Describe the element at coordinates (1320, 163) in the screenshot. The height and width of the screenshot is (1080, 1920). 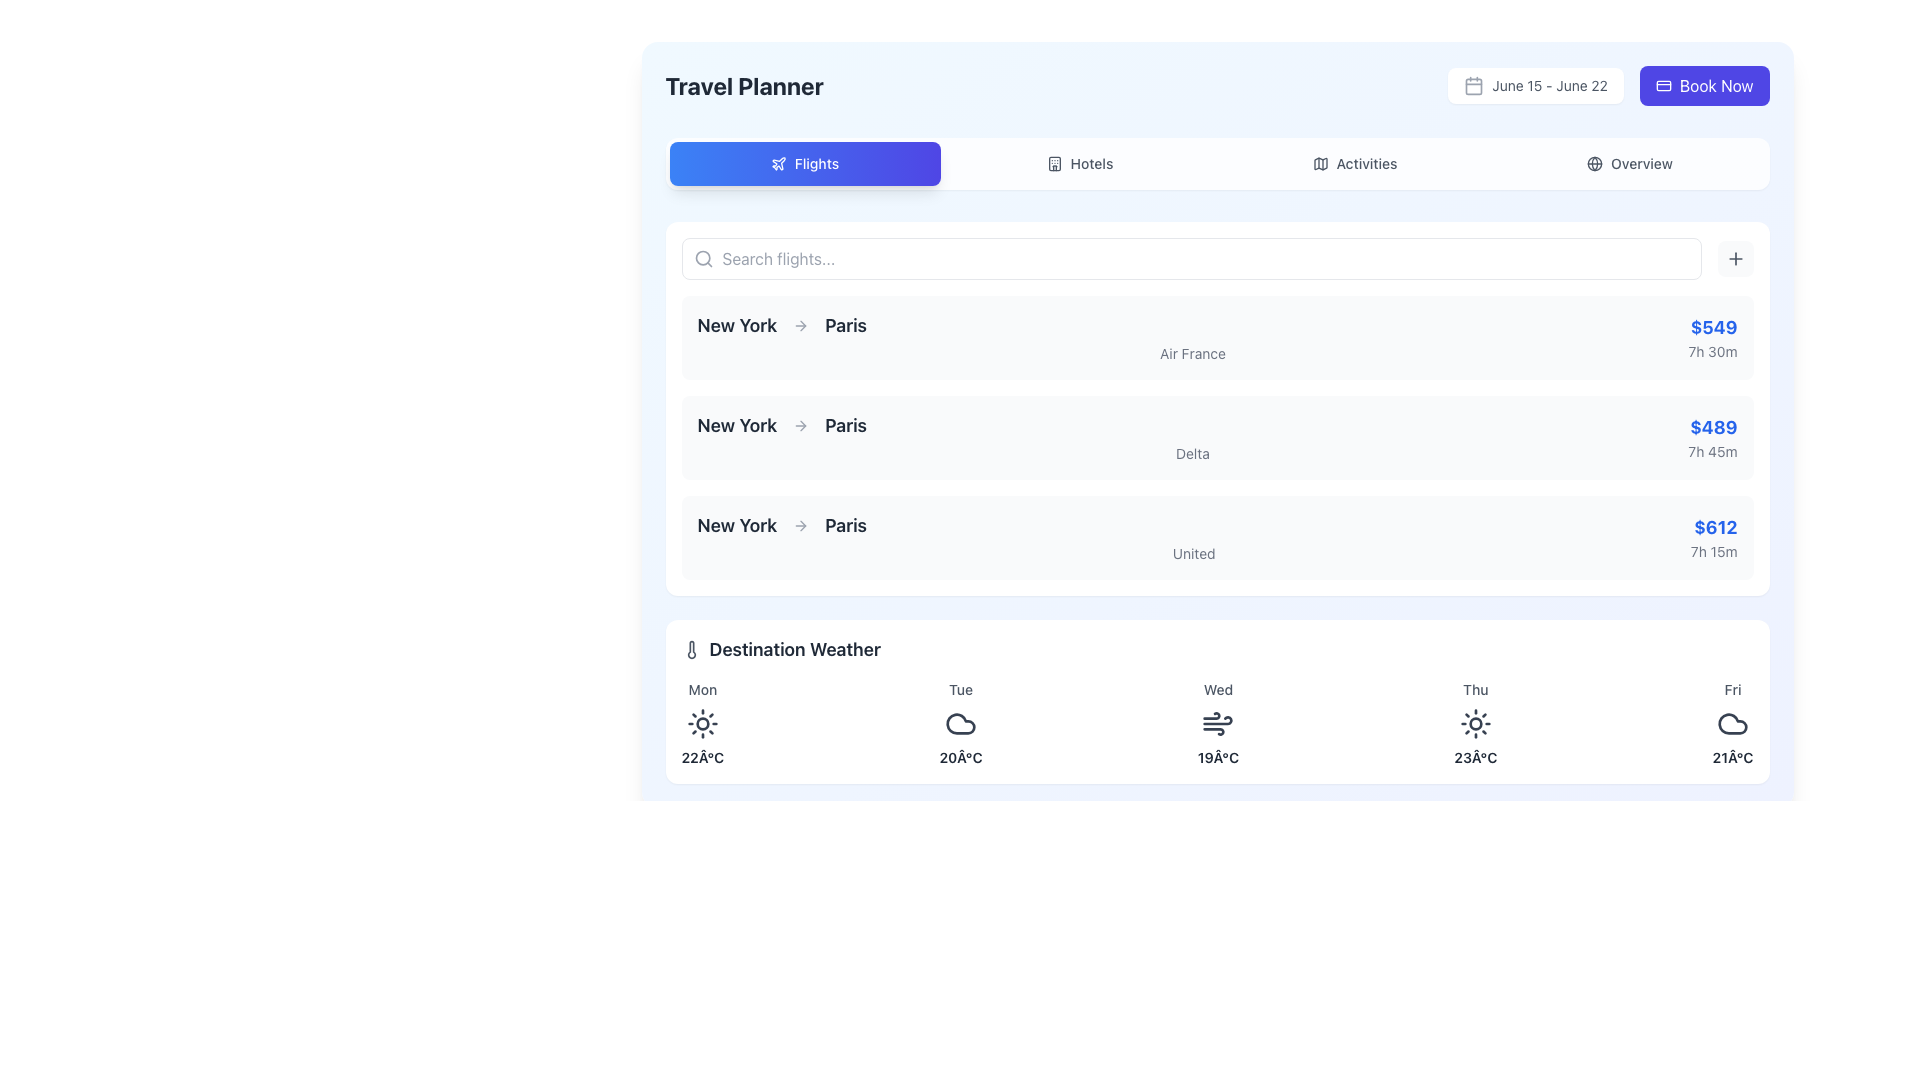
I see `the gray map-shaped SVG icon located within the 'Activities' button in the header section, which is the first element to the left of the 'Activities' text` at that location.